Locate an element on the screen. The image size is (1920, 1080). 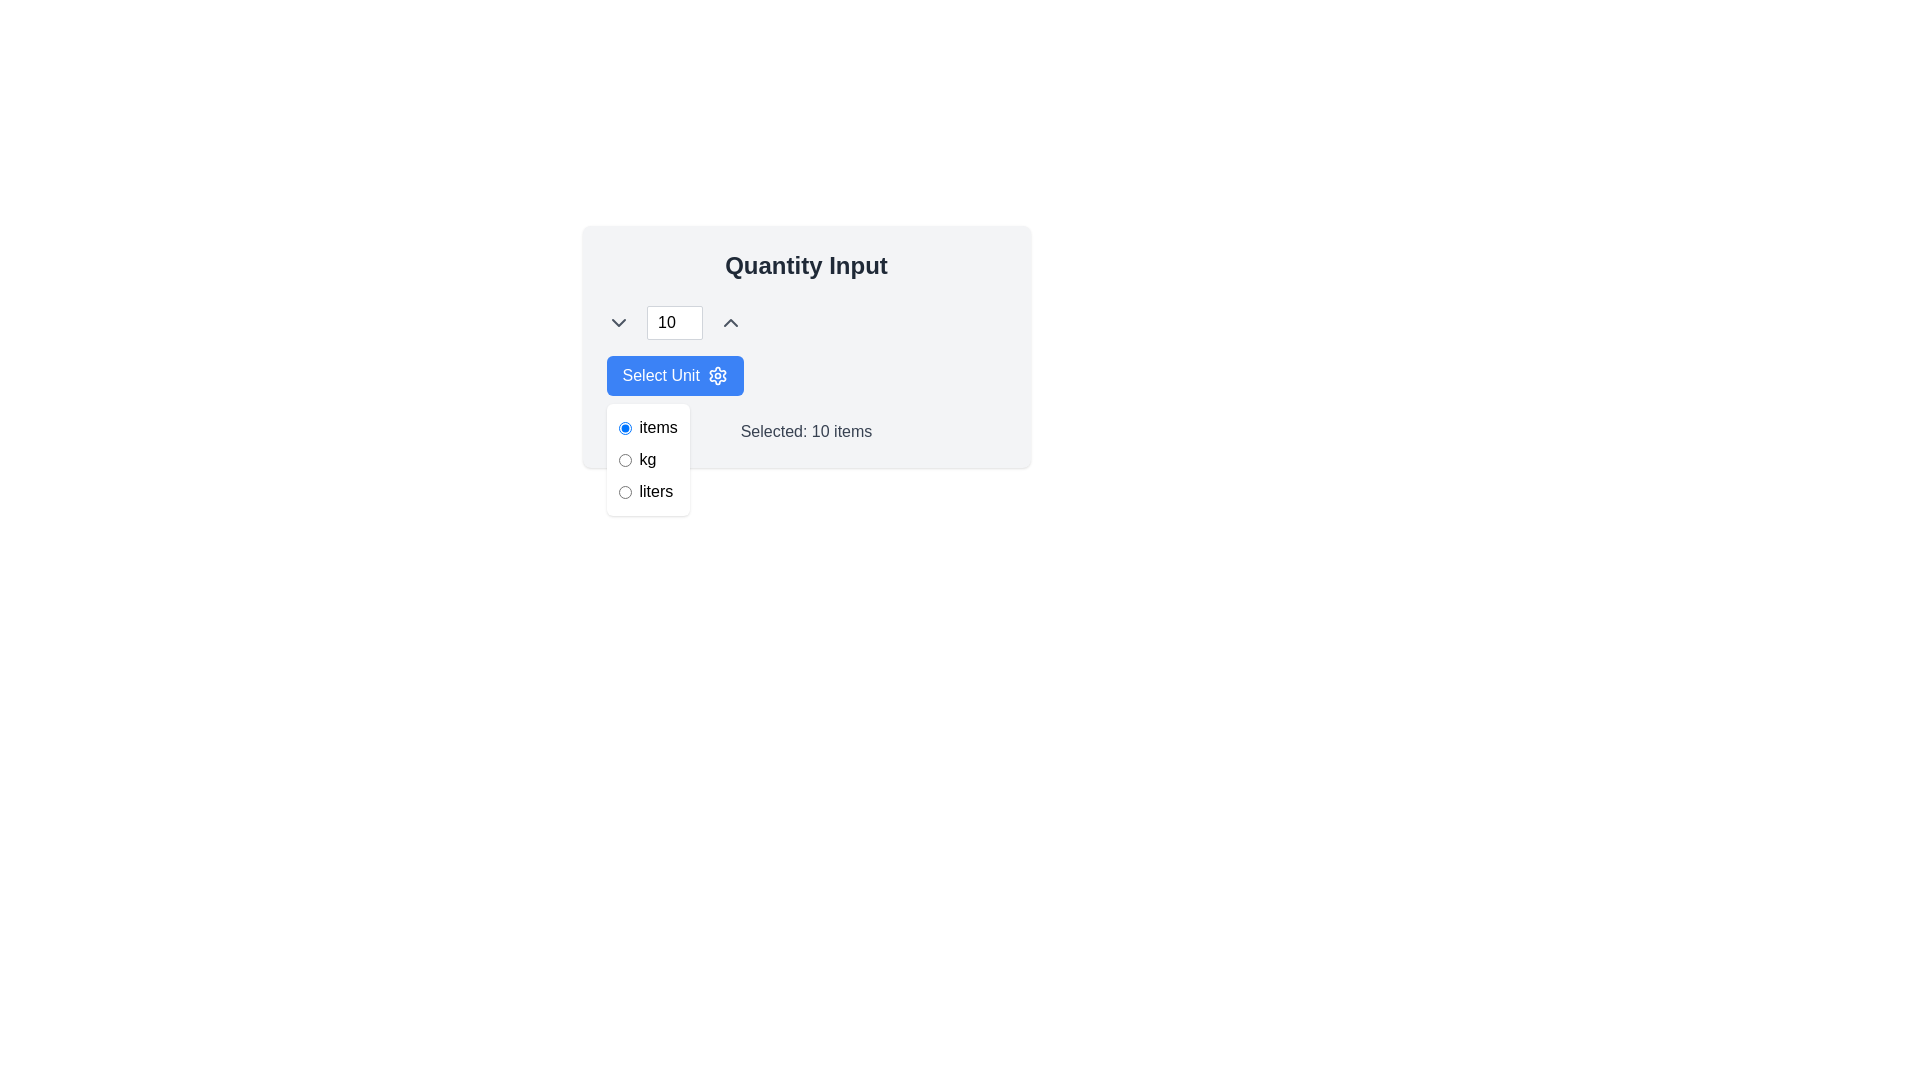
text displayed in the Text label that provides feedback about the number of items selected, located below the unit selection dropdown and to the right of the 'items' radio button is located at coordinates (806, 431).